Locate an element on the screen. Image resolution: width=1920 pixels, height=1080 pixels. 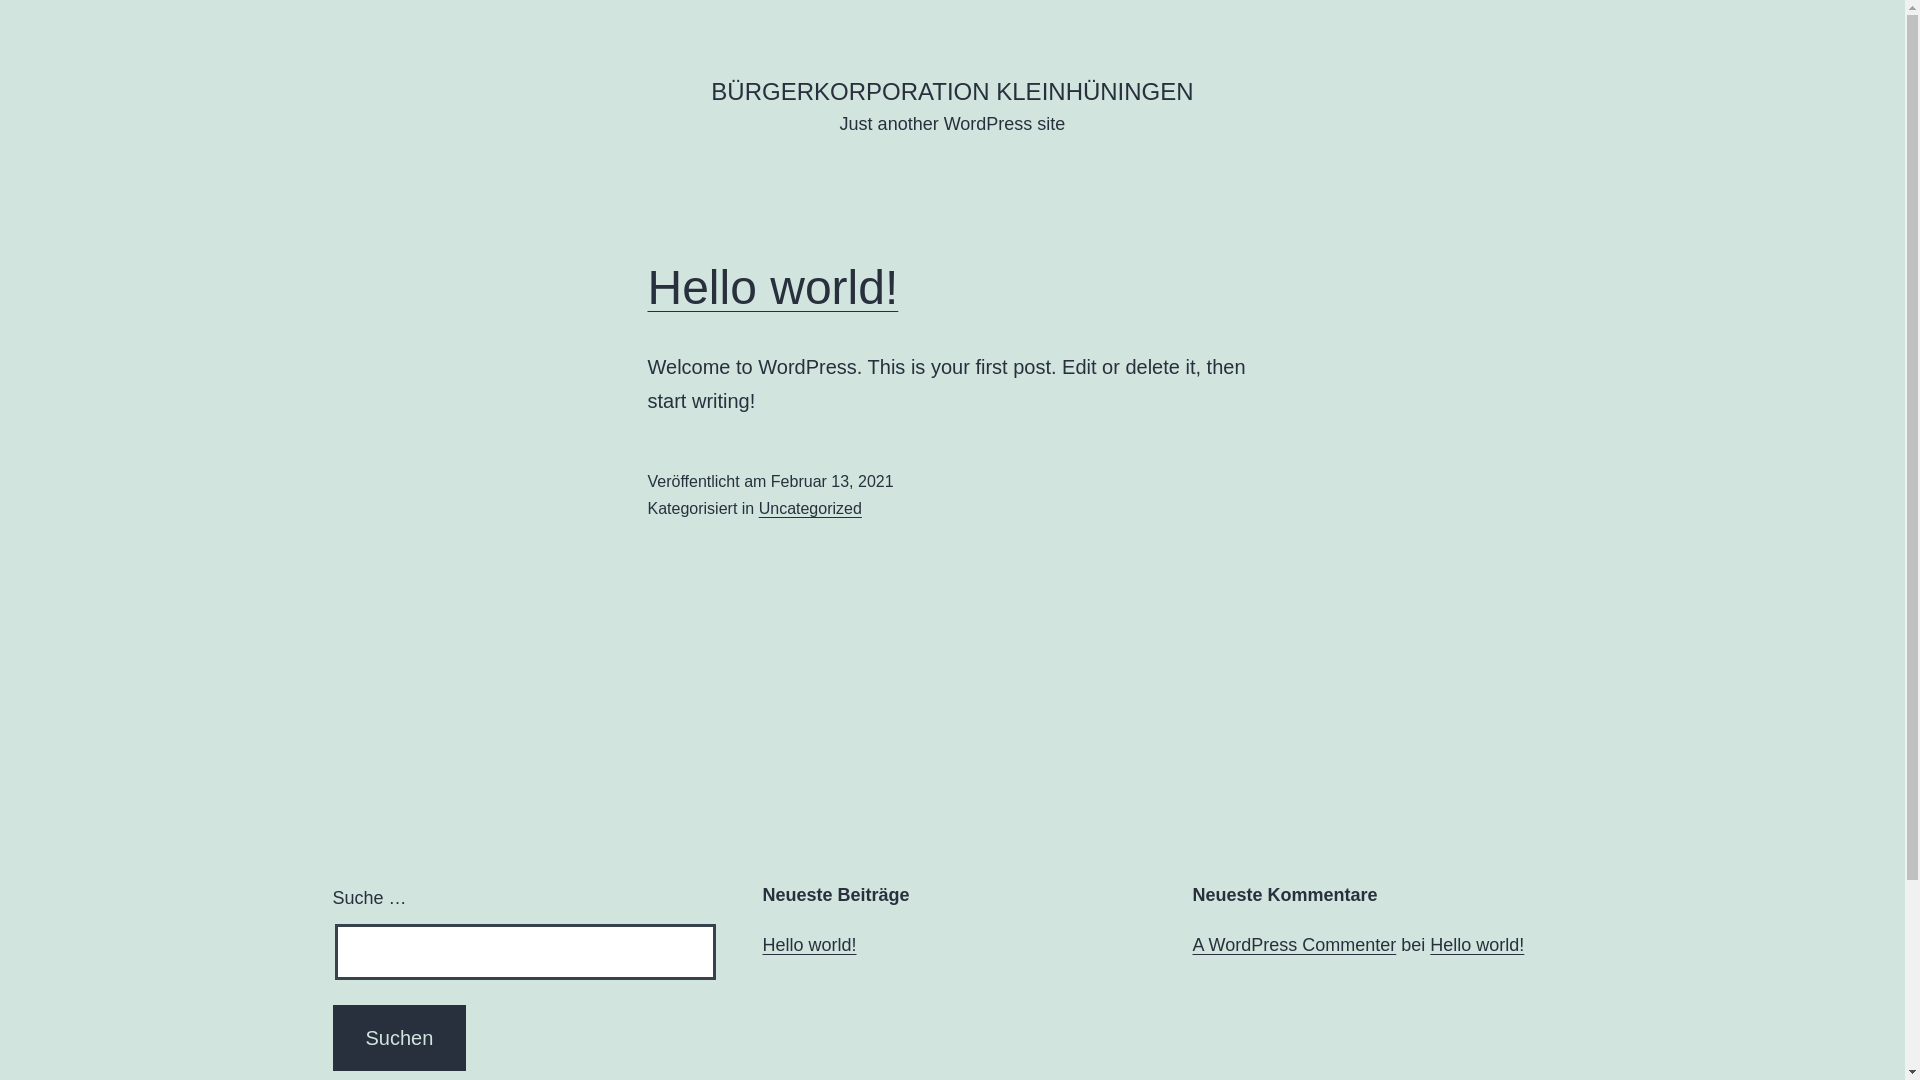
'Hello world!' is located at coordinates (648, 287).